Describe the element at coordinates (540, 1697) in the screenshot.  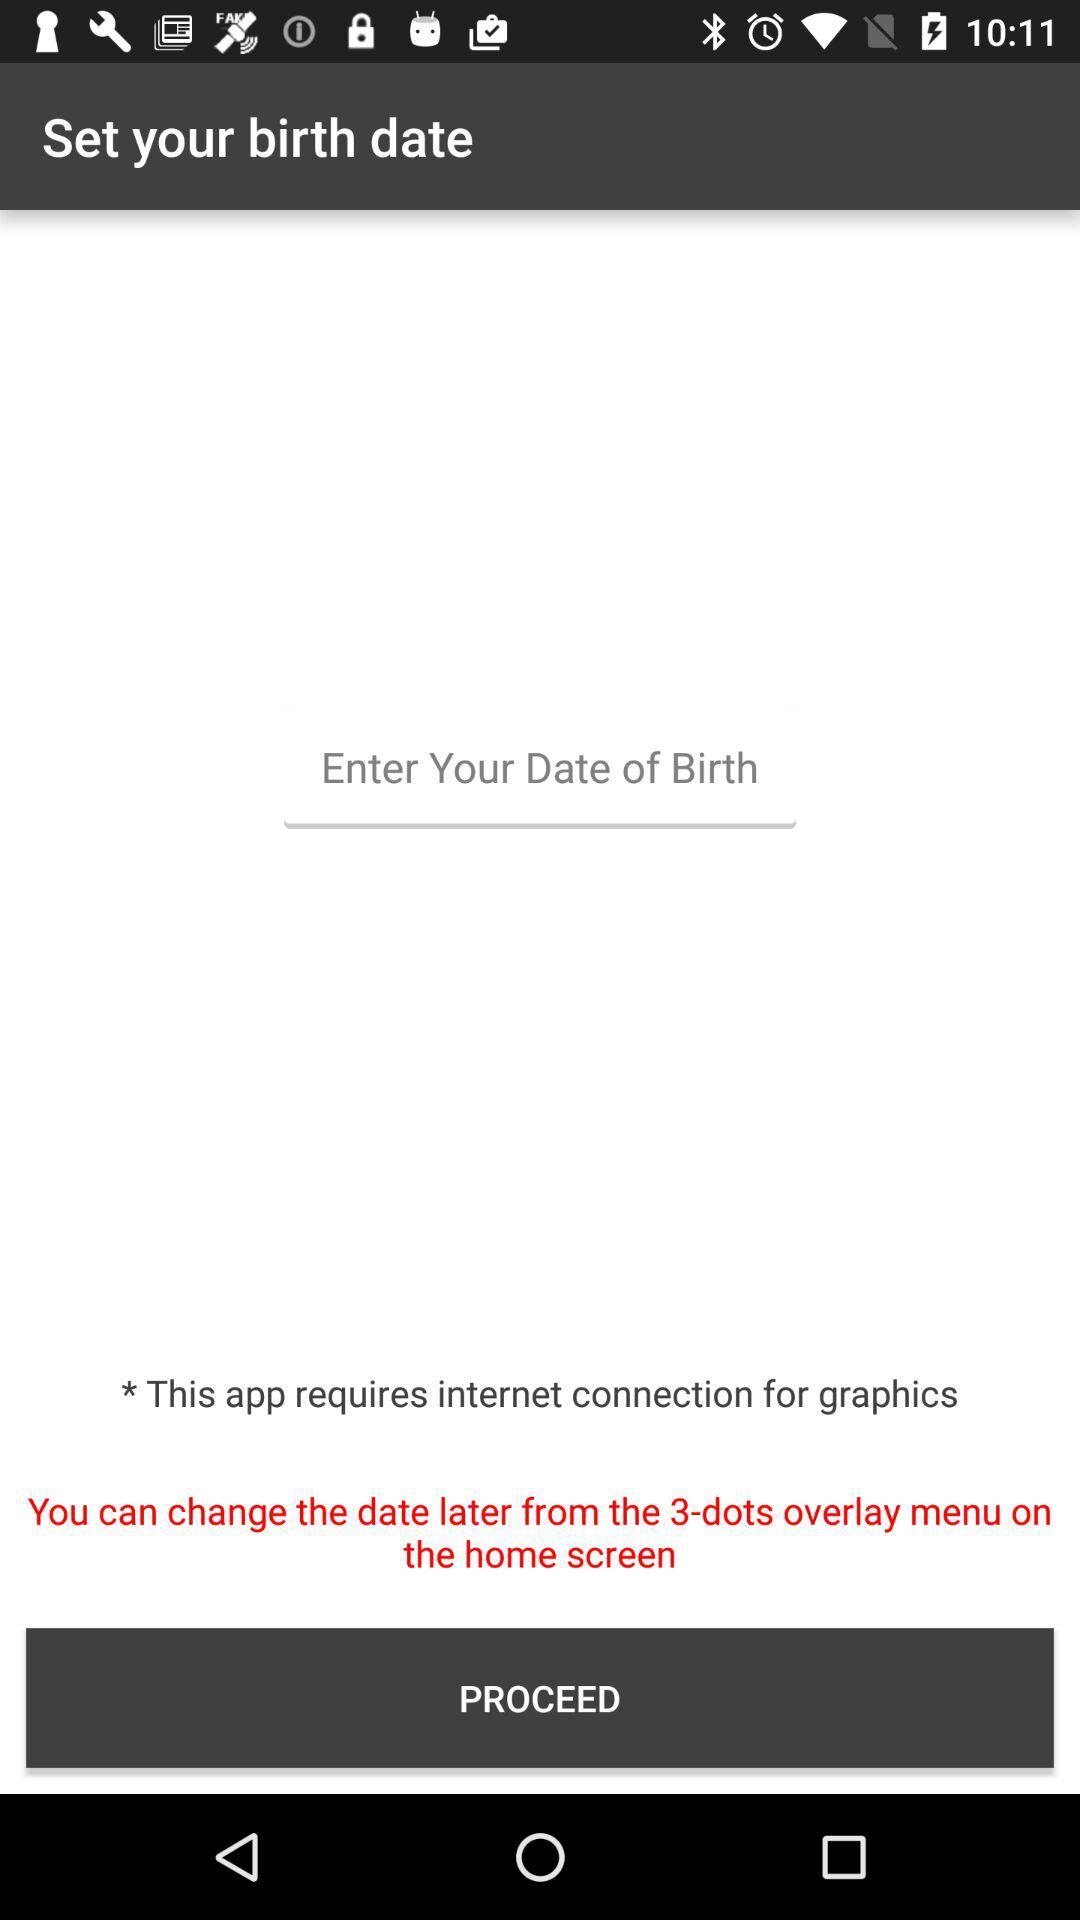
I see `the proceed icon` at that location.